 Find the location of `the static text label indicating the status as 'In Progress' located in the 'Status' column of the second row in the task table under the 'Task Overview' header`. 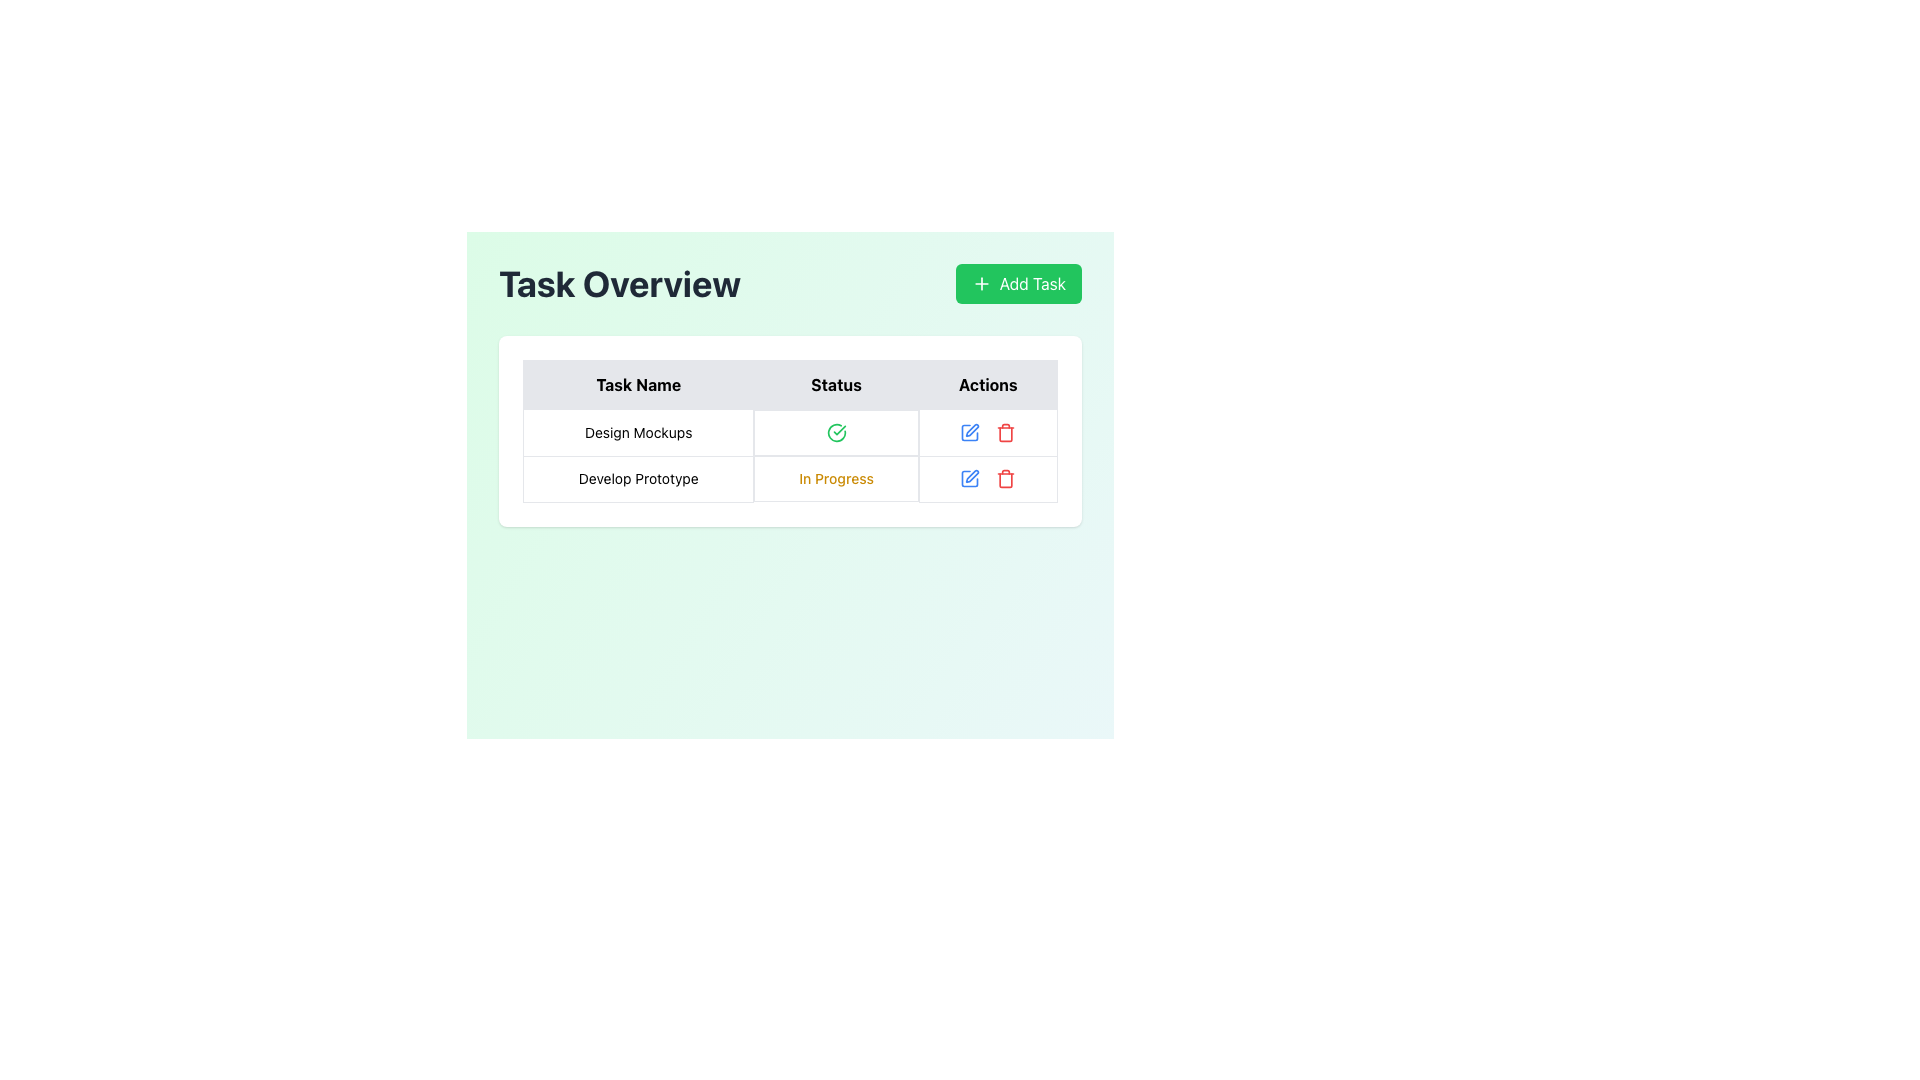

the static text label indicating the status as 'In Progress' located in the 'Status' column of the second row in the task table under the 'Task Overview' header is located at coordinates (836, 478).